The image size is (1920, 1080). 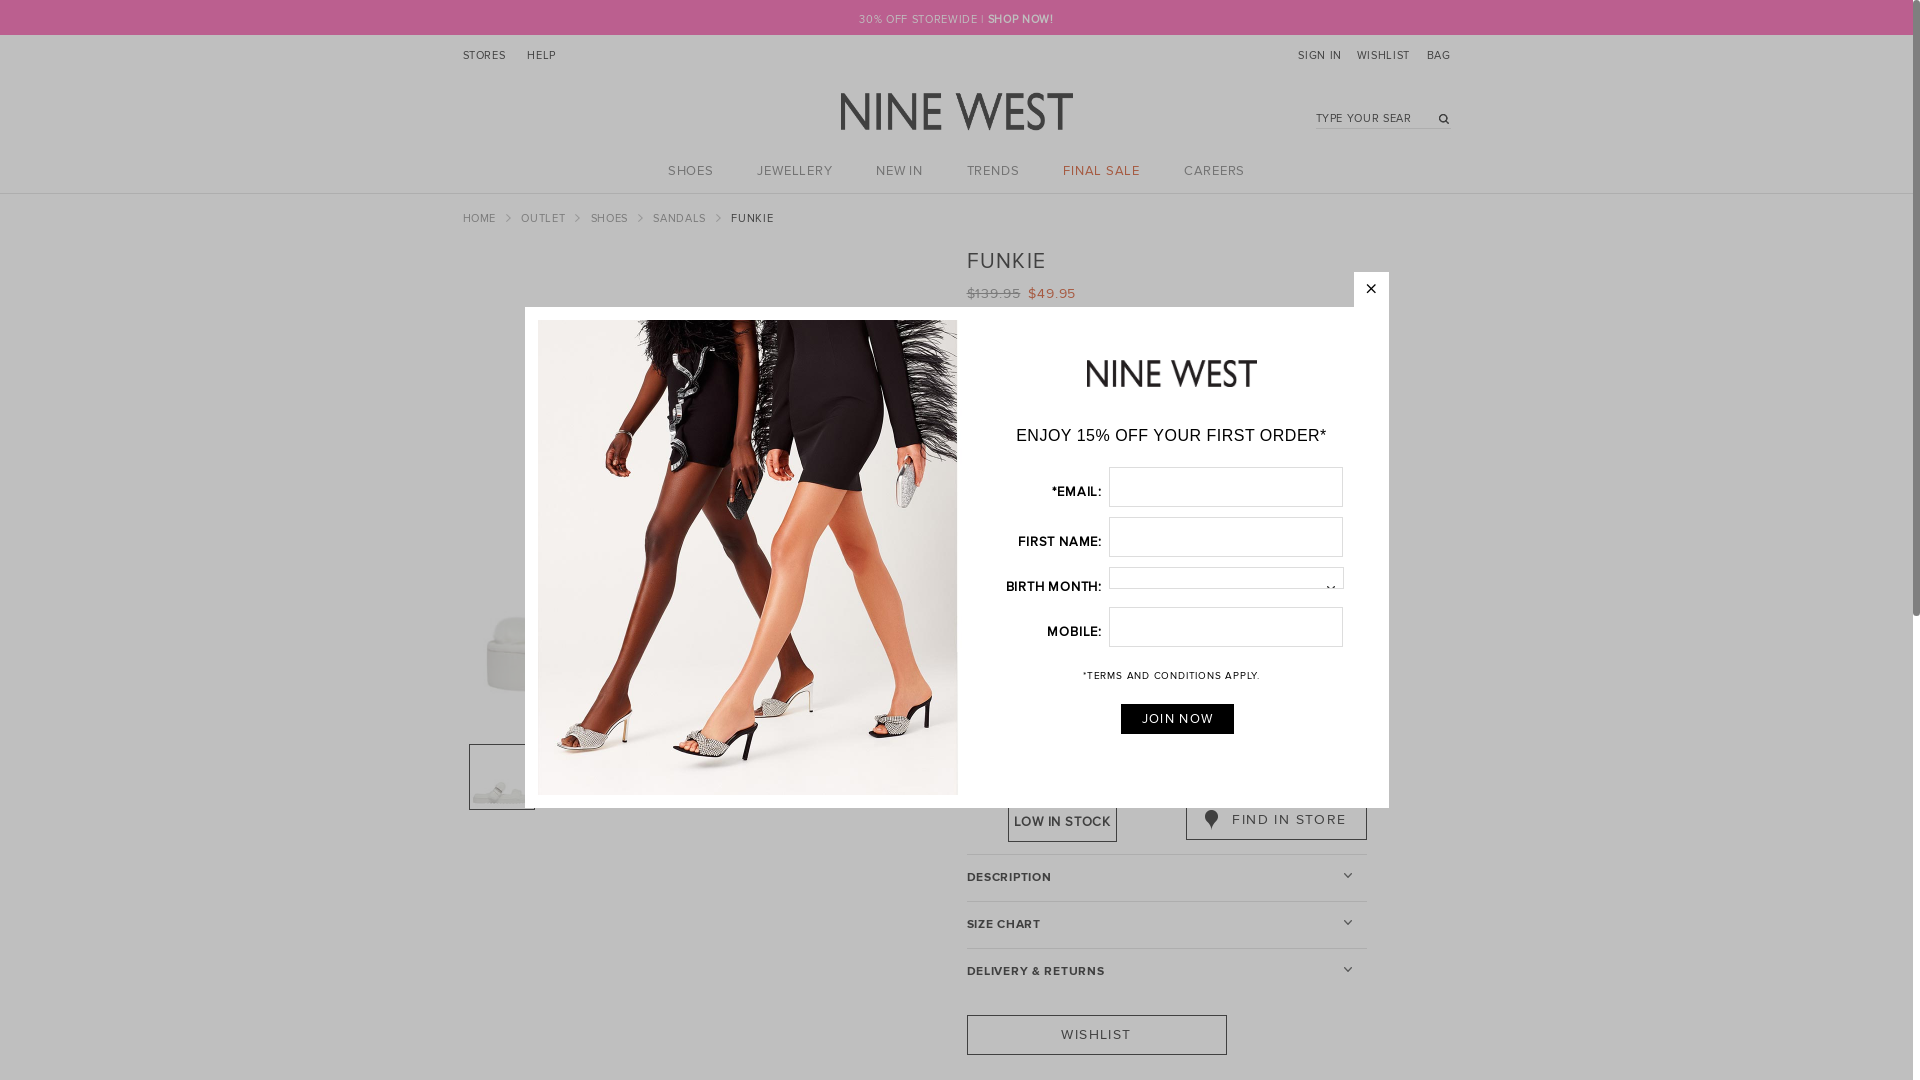 What do you see at coordinates (1237, 489) in the screenshot?
I see `'7'` at bounding box center [1237, 489].